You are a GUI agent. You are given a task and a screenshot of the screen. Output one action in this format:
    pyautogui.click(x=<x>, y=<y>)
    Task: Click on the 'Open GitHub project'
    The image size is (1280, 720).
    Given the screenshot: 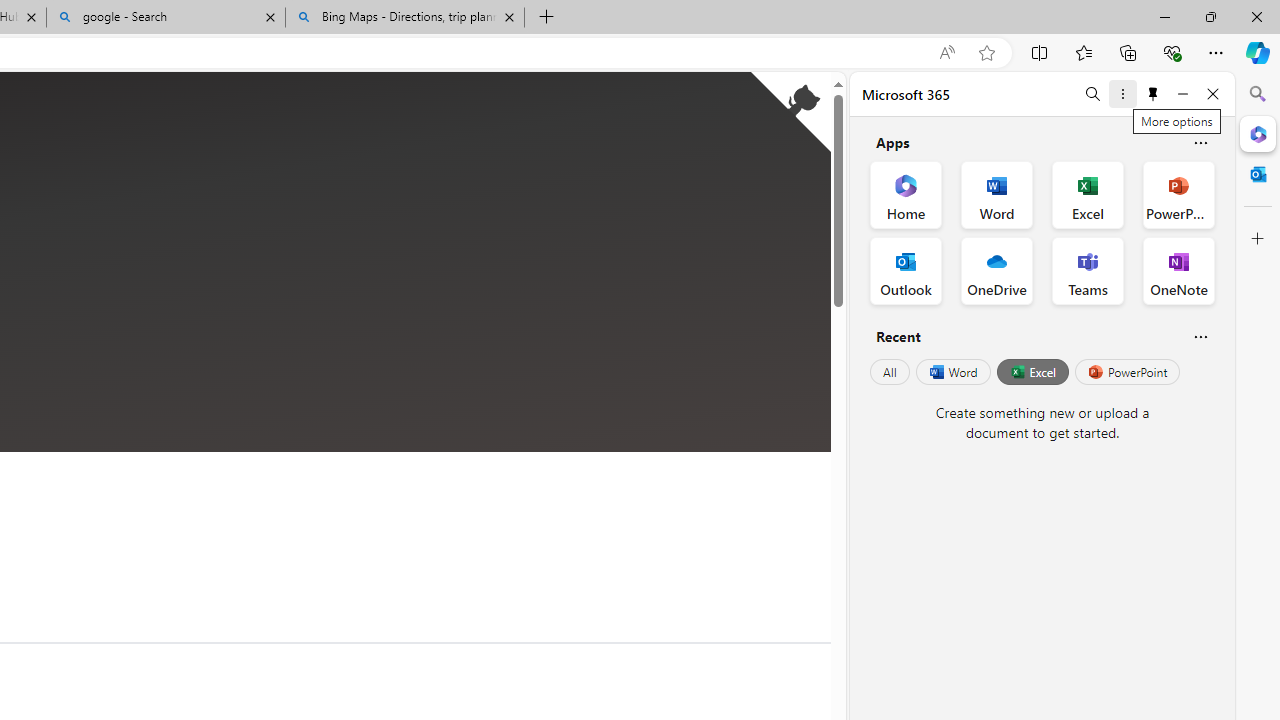 What is the action you would take?
    pyautogui.click(x=790, y=111)
    